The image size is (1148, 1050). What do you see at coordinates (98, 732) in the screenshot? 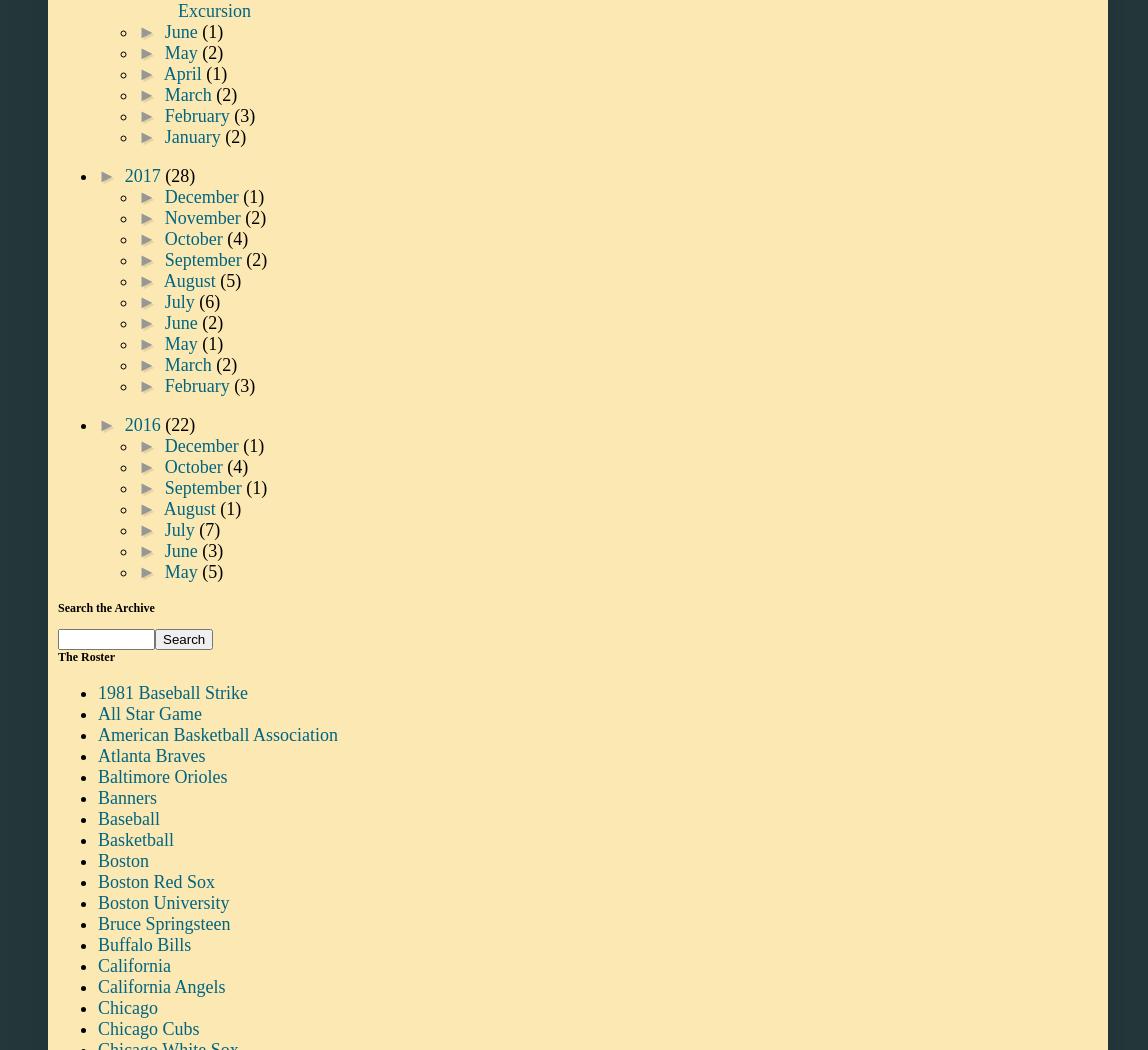
I see `'American Basketball Association'` at bounding box center [98, 732].